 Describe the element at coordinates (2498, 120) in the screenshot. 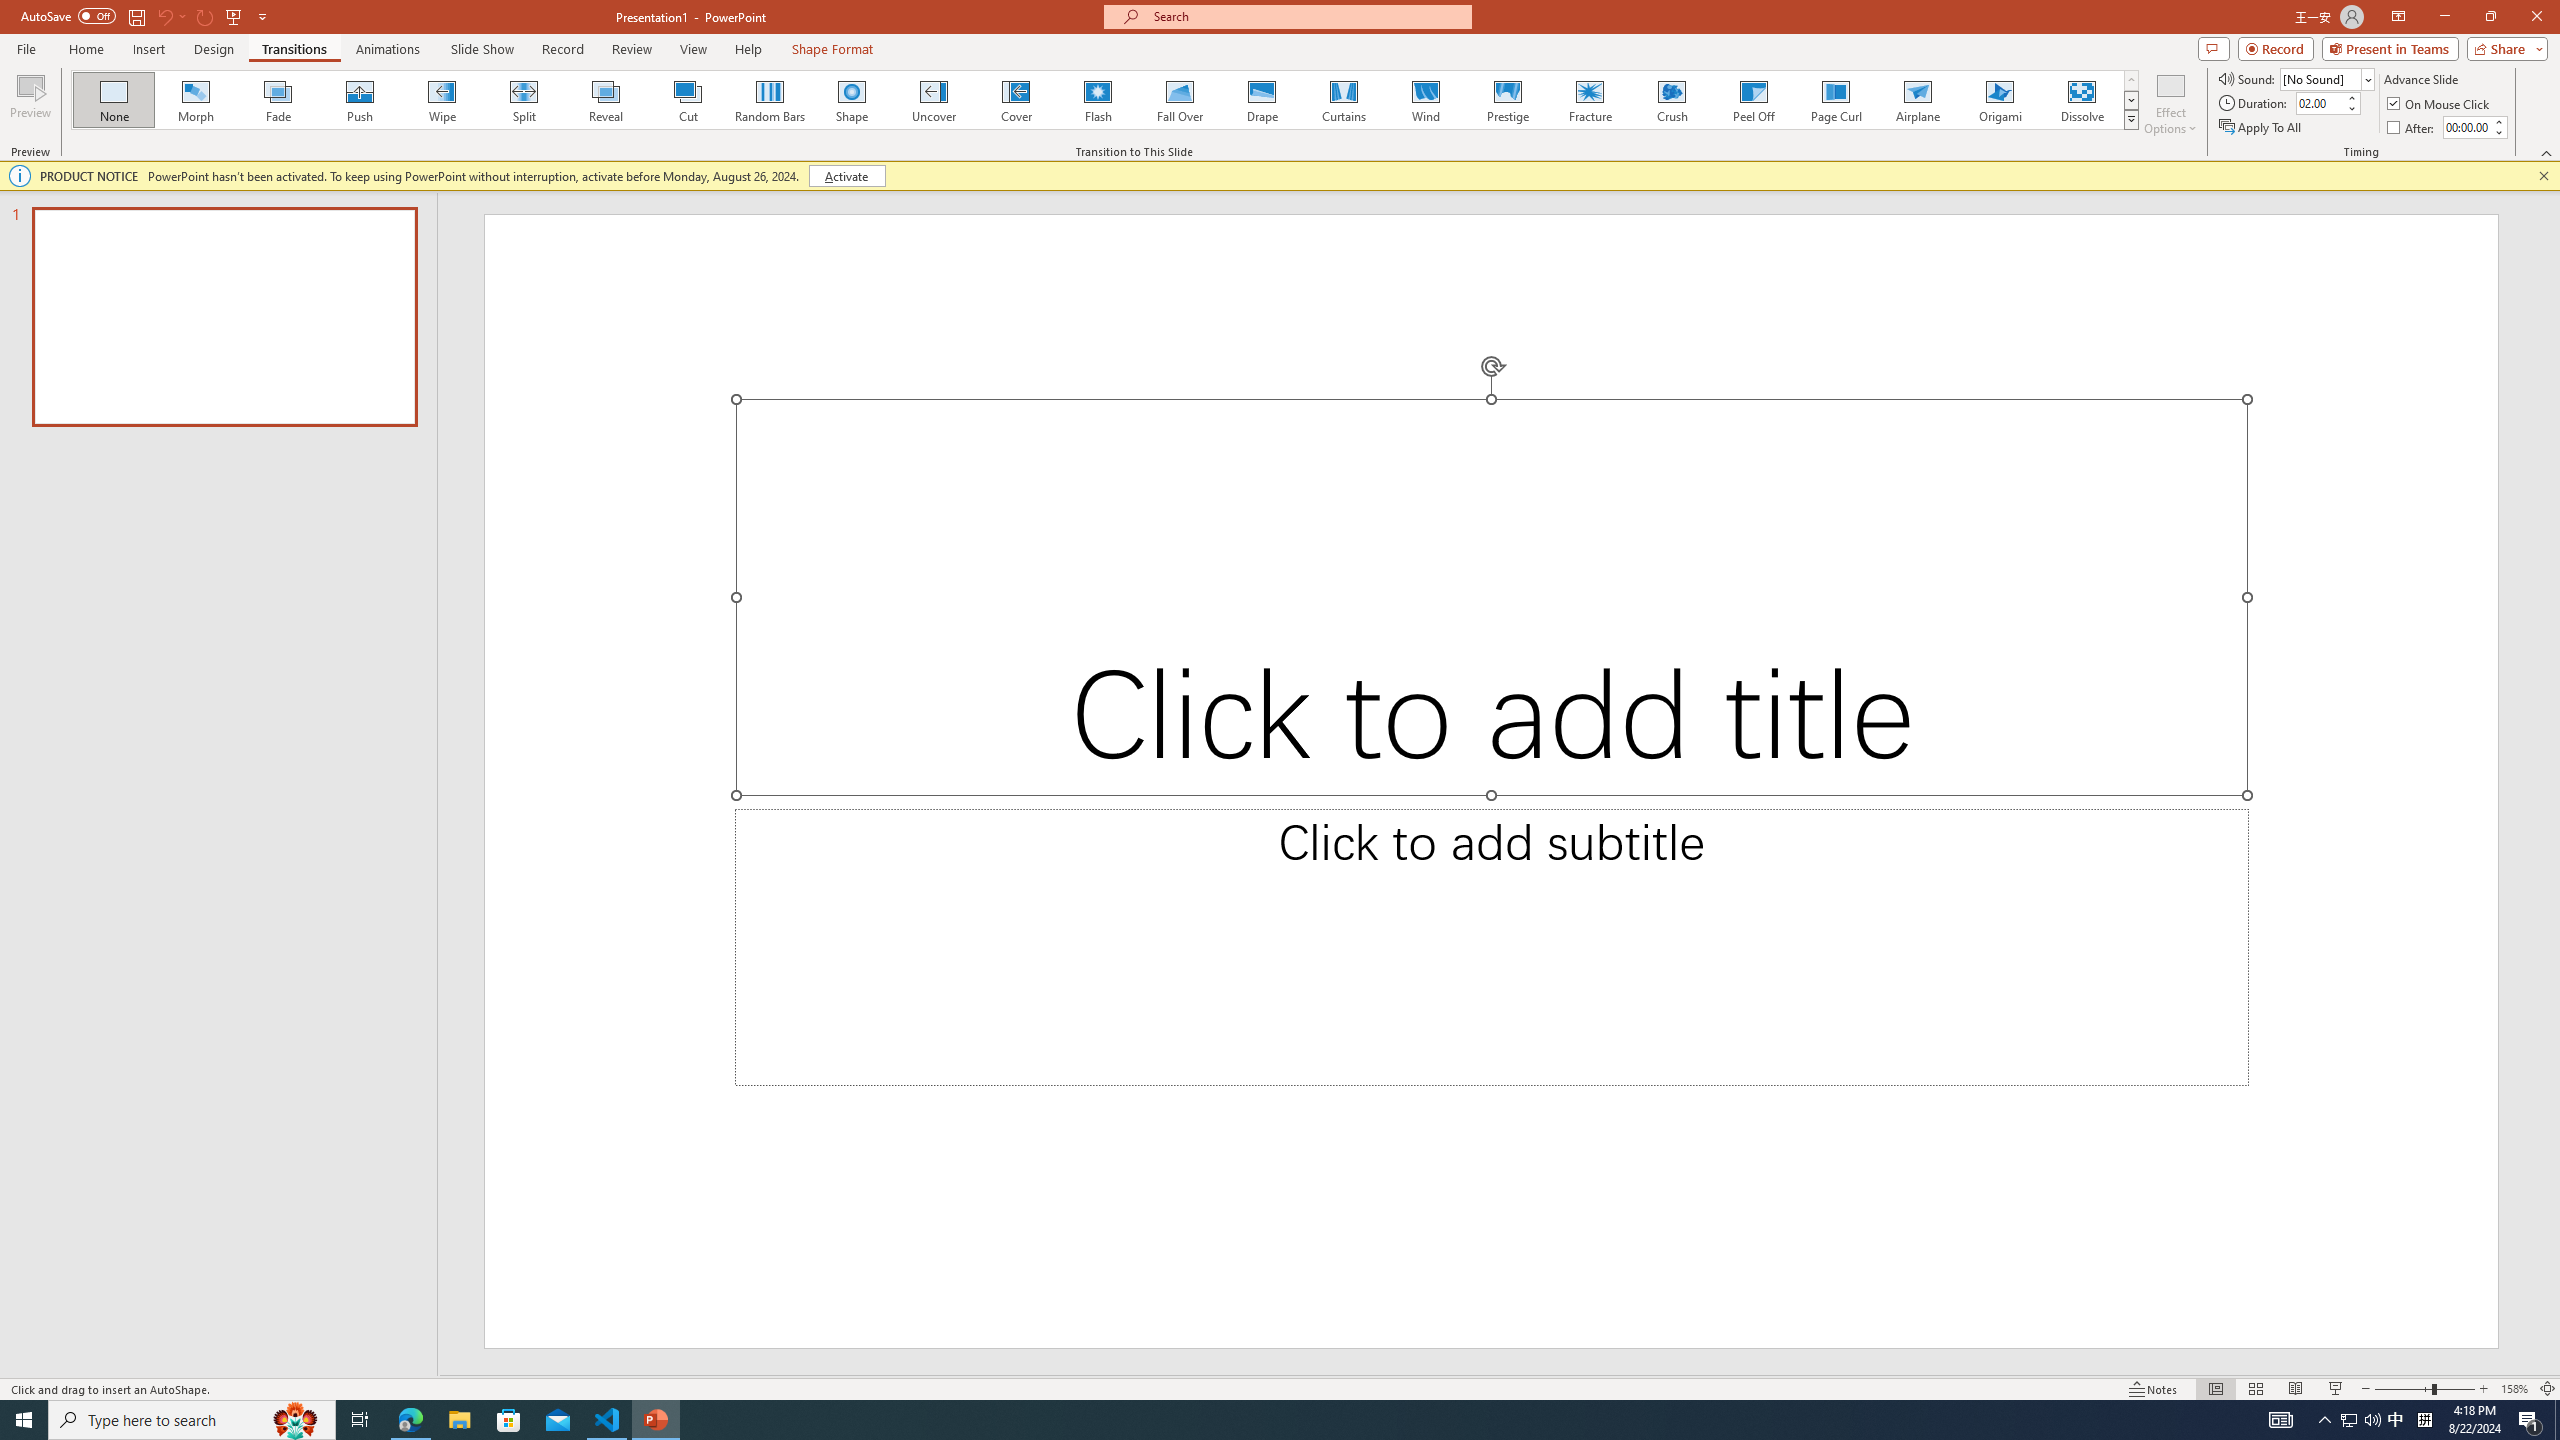

I see `'More'` at that location.